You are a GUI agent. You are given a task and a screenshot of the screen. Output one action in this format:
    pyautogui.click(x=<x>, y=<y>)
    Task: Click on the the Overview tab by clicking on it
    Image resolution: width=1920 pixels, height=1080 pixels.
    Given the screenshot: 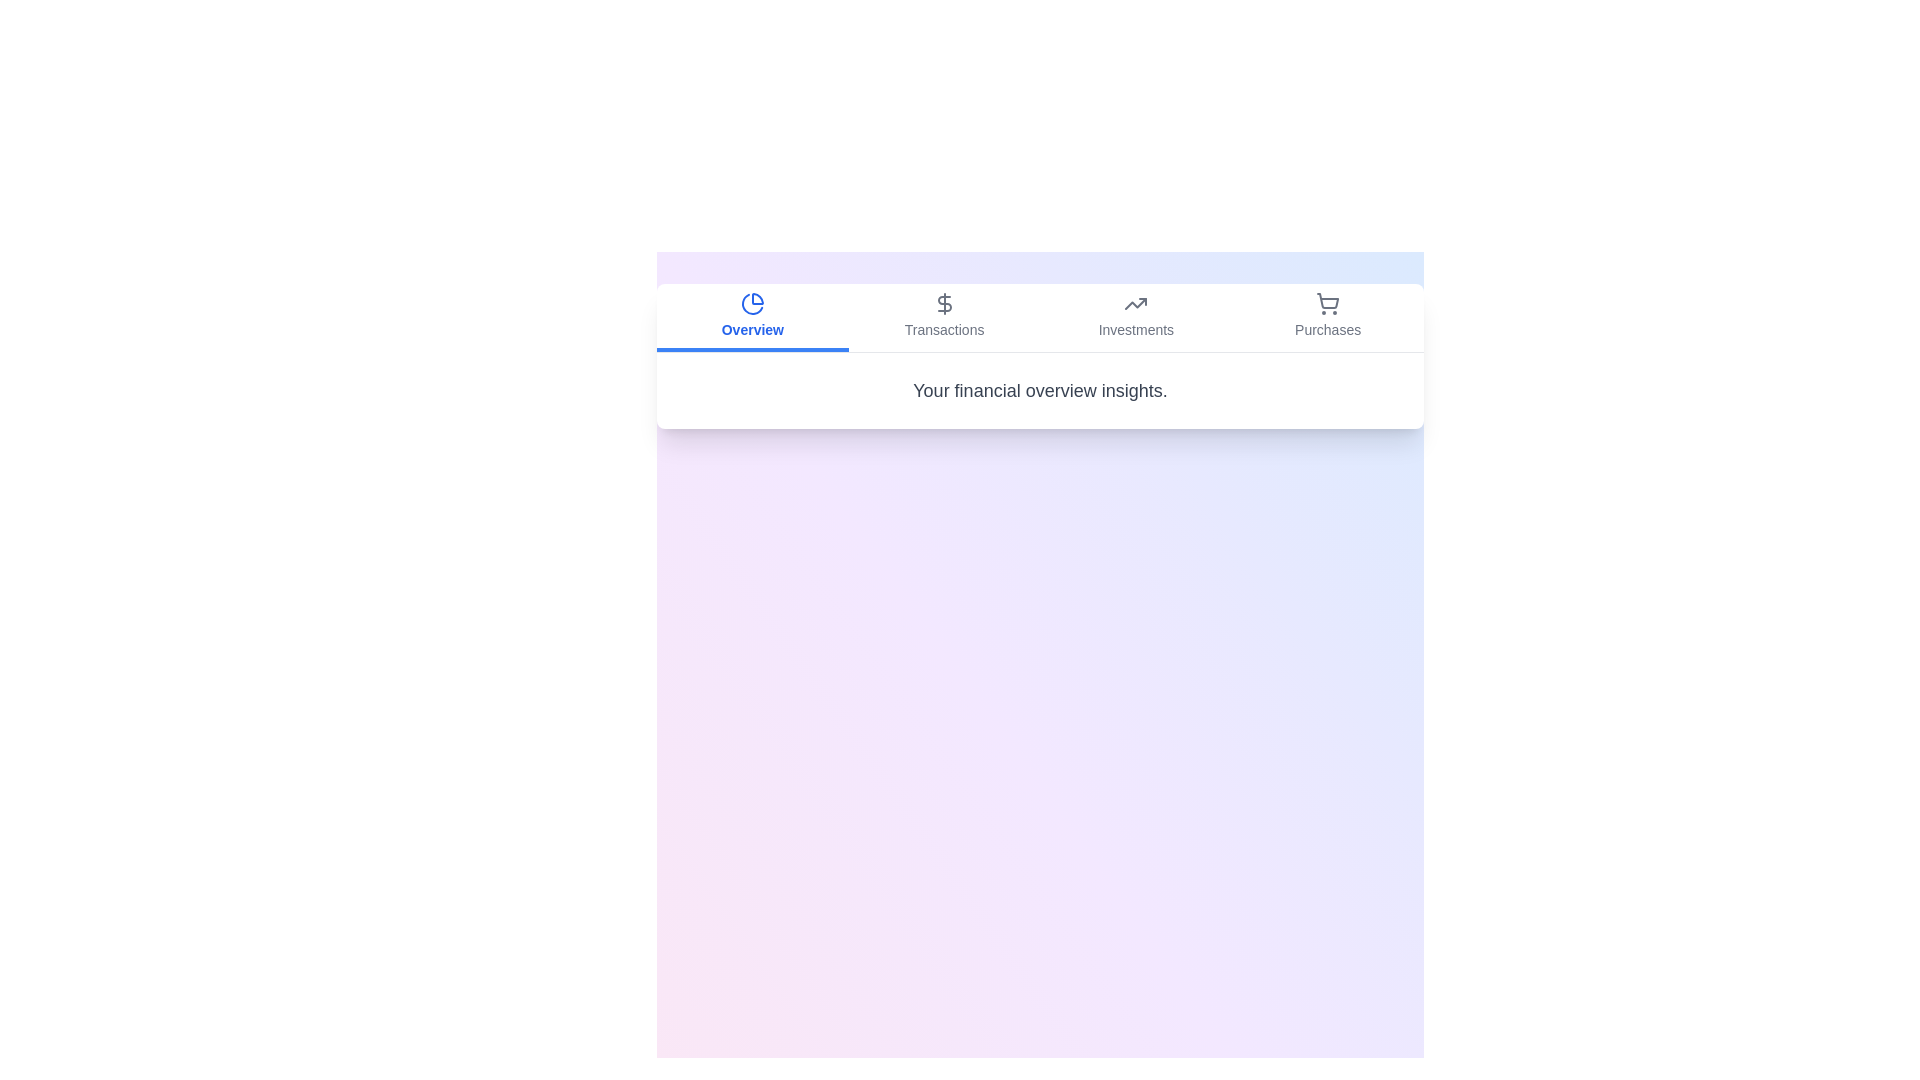 What is the action you would take?
    pyautogui.click(x=751, y=316)
    